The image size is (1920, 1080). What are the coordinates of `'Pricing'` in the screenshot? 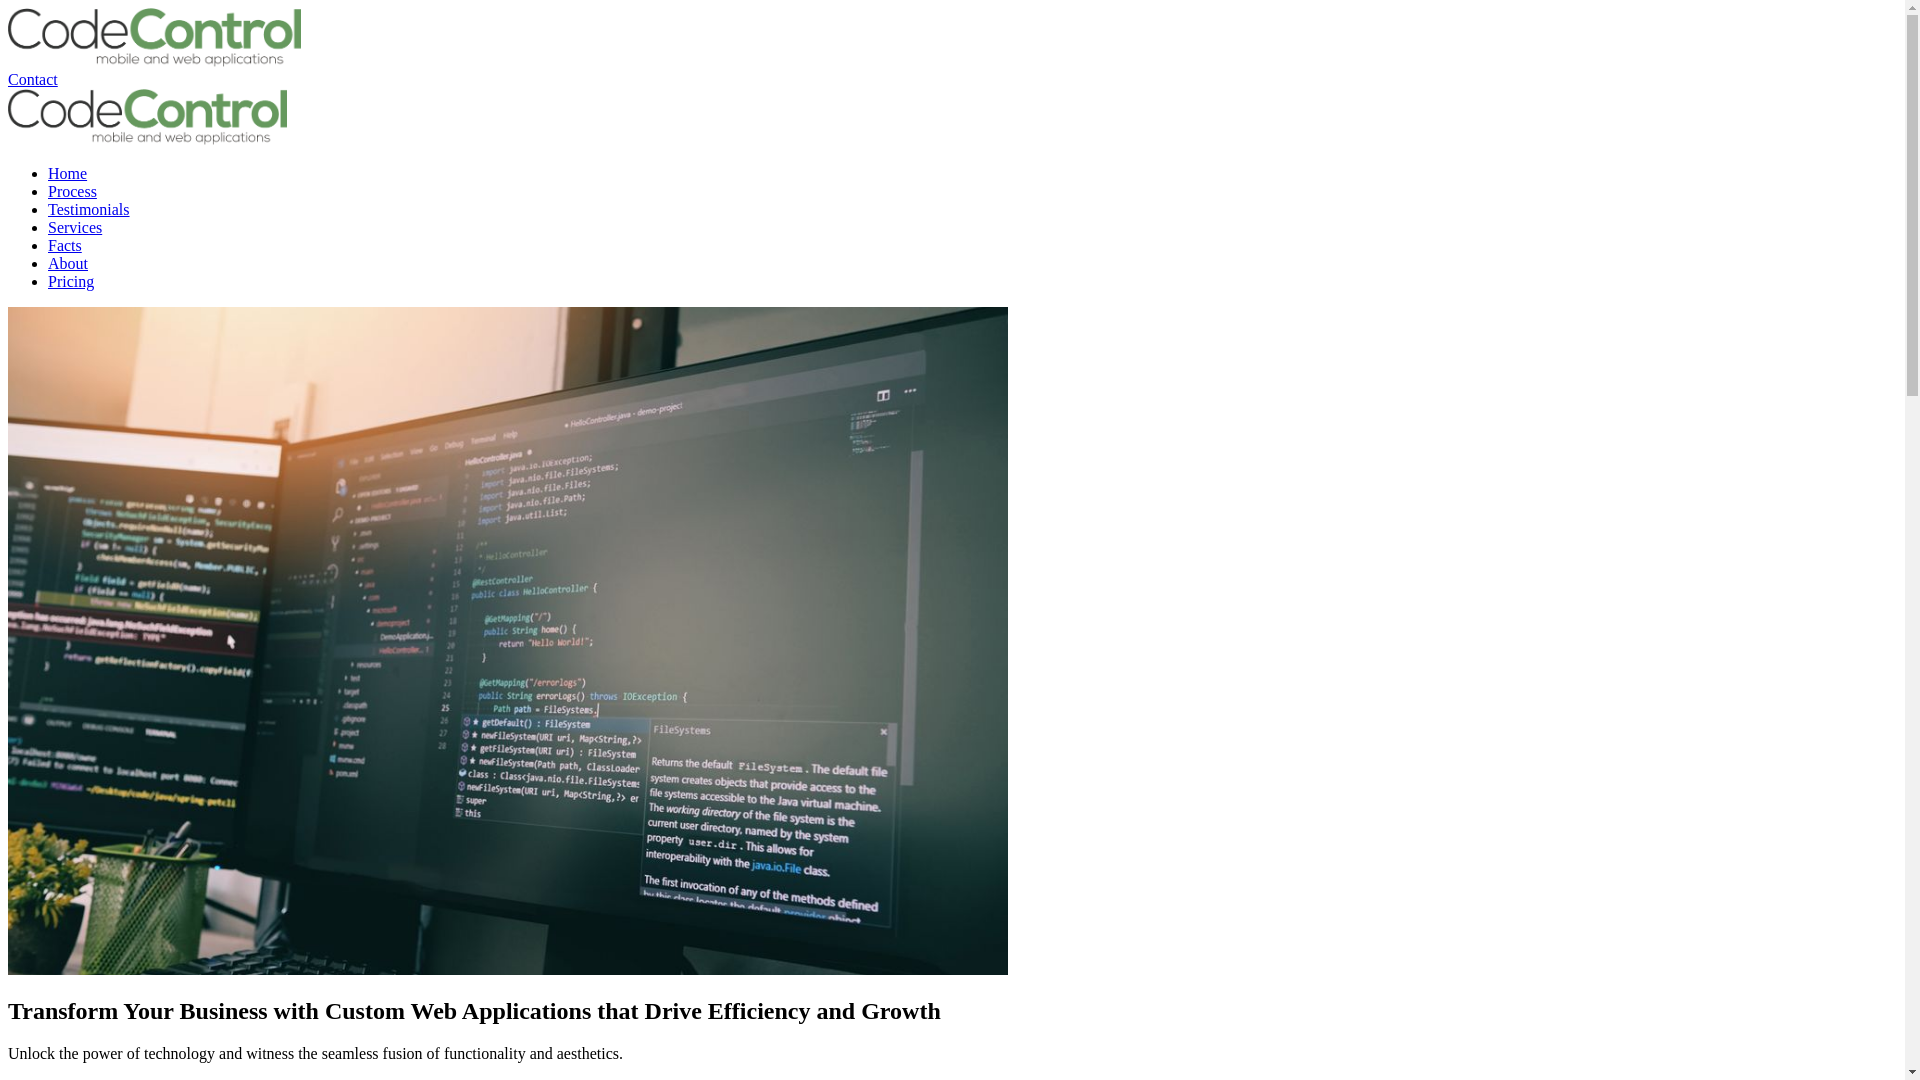 It's located at (71, 281).